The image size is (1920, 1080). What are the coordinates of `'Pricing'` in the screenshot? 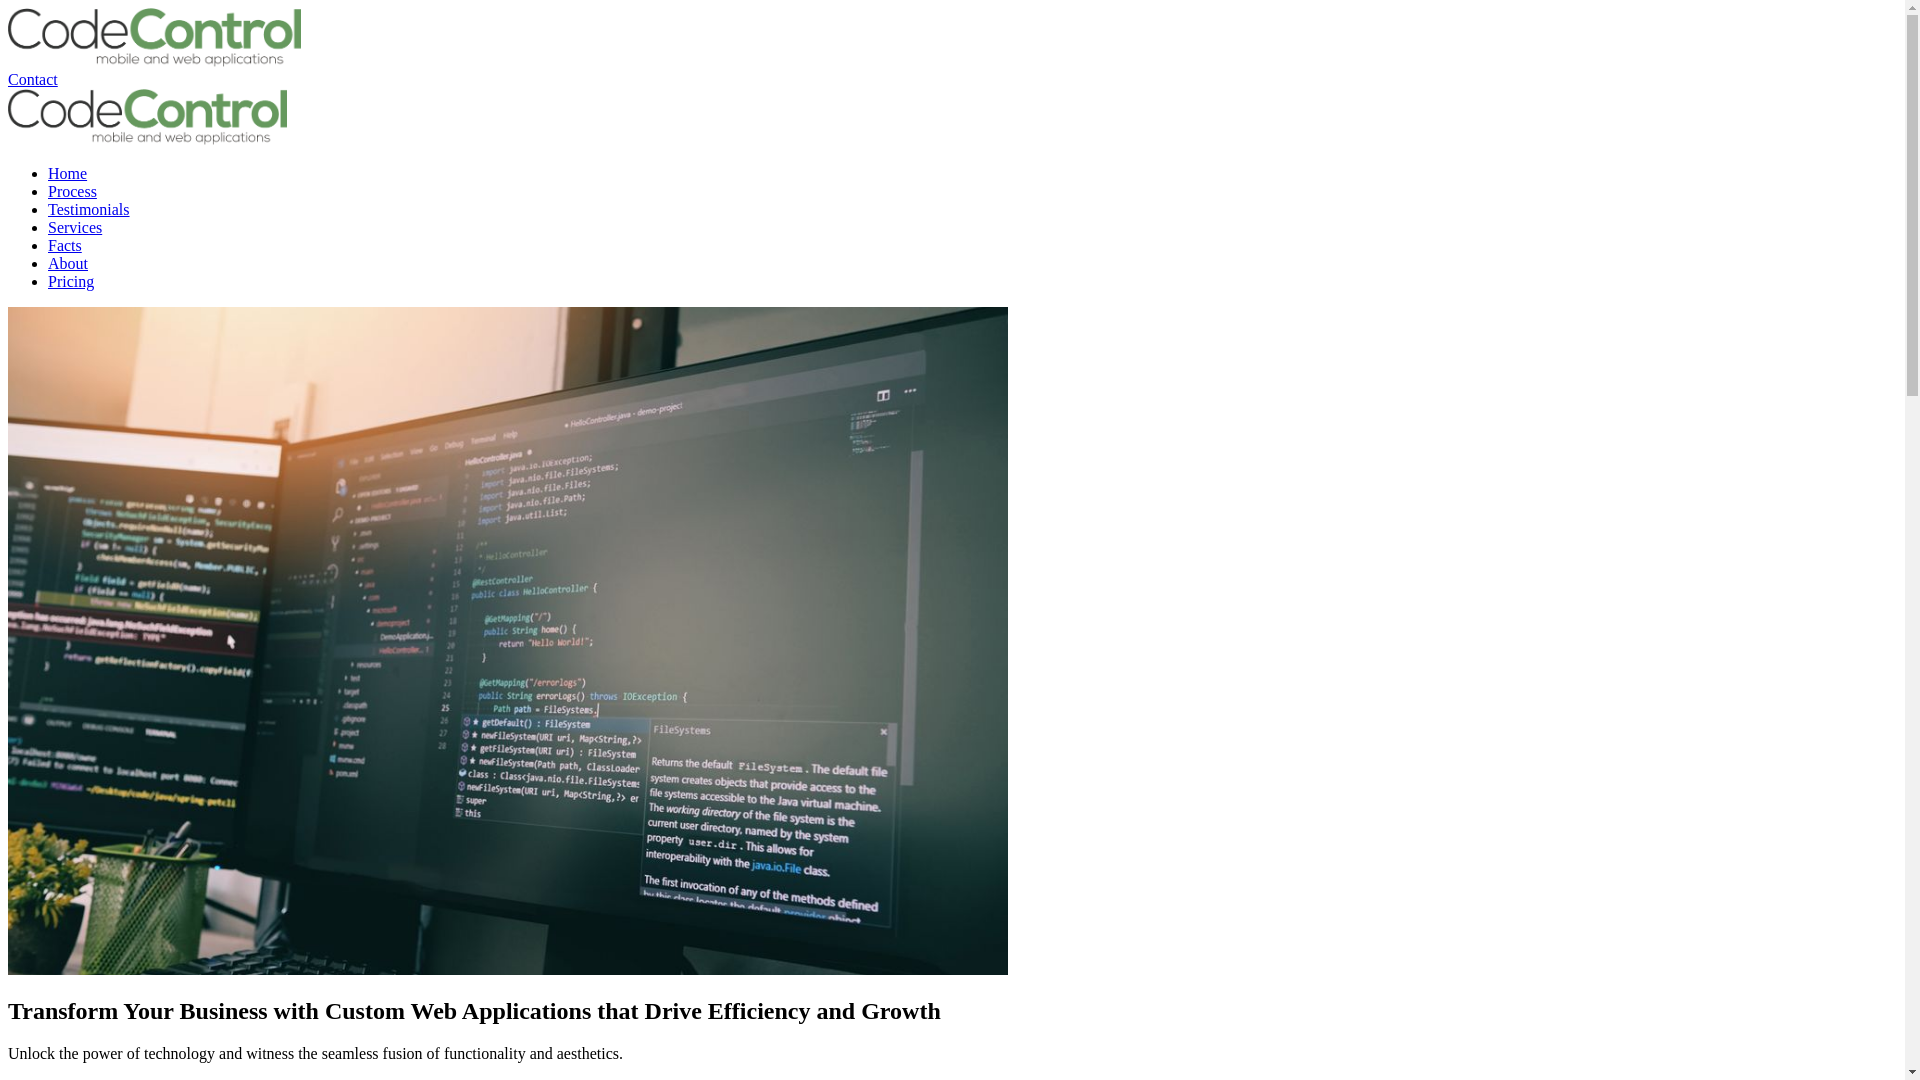 It's located at (71, 281).